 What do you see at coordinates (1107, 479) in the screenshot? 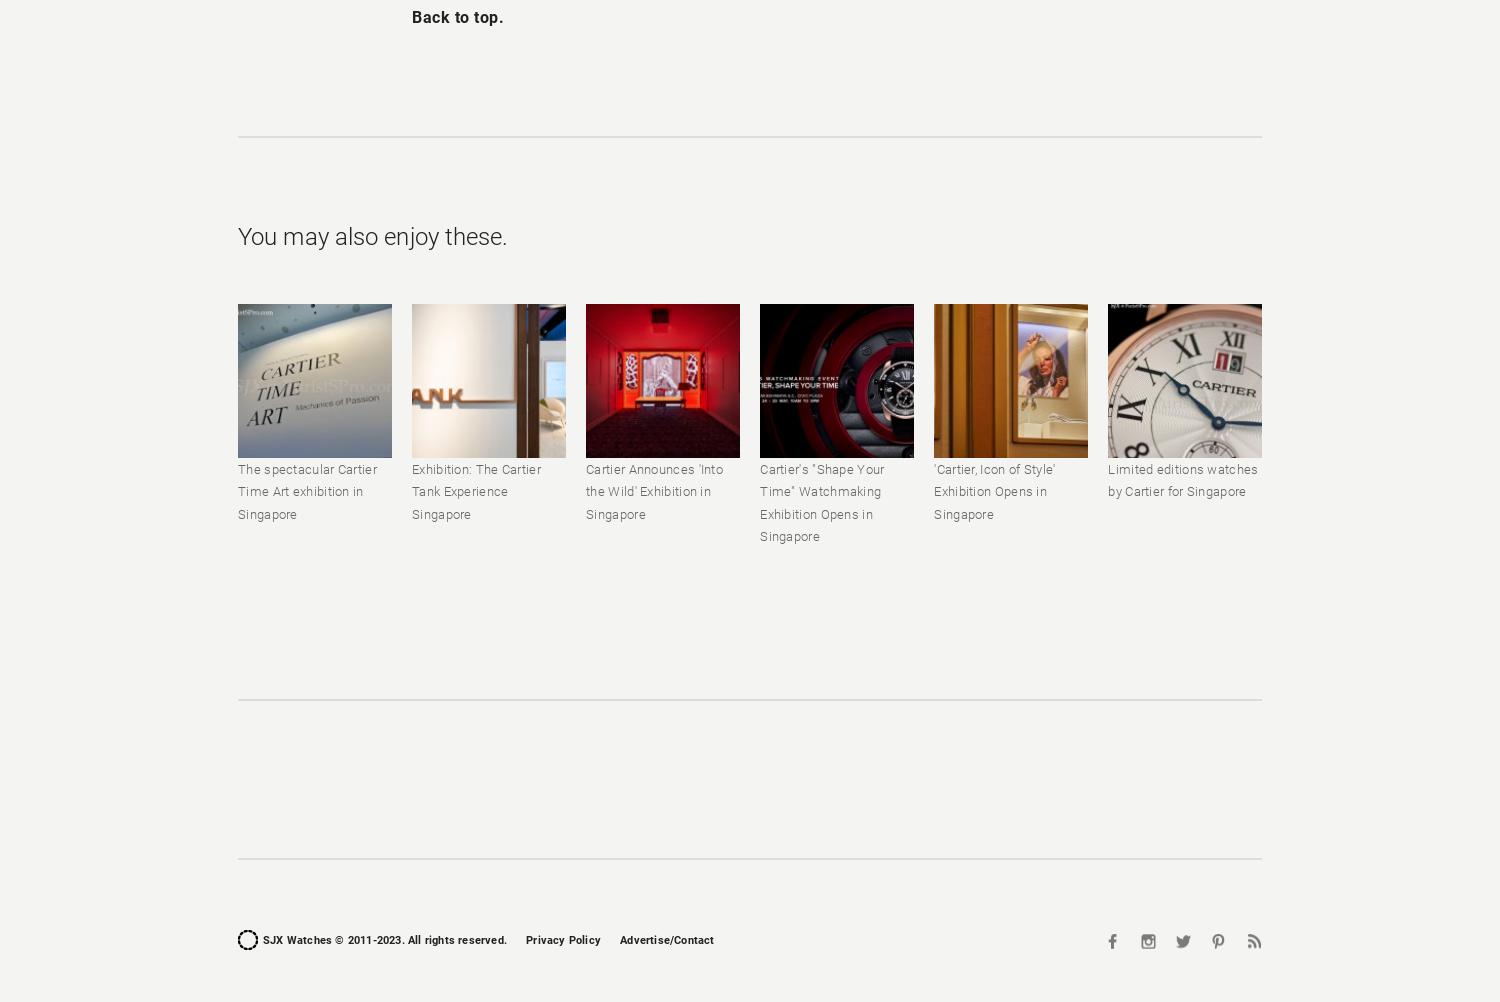
I see `'Limited editions watches by Cartier for Singapore'` at bounding box center [1107, 479].